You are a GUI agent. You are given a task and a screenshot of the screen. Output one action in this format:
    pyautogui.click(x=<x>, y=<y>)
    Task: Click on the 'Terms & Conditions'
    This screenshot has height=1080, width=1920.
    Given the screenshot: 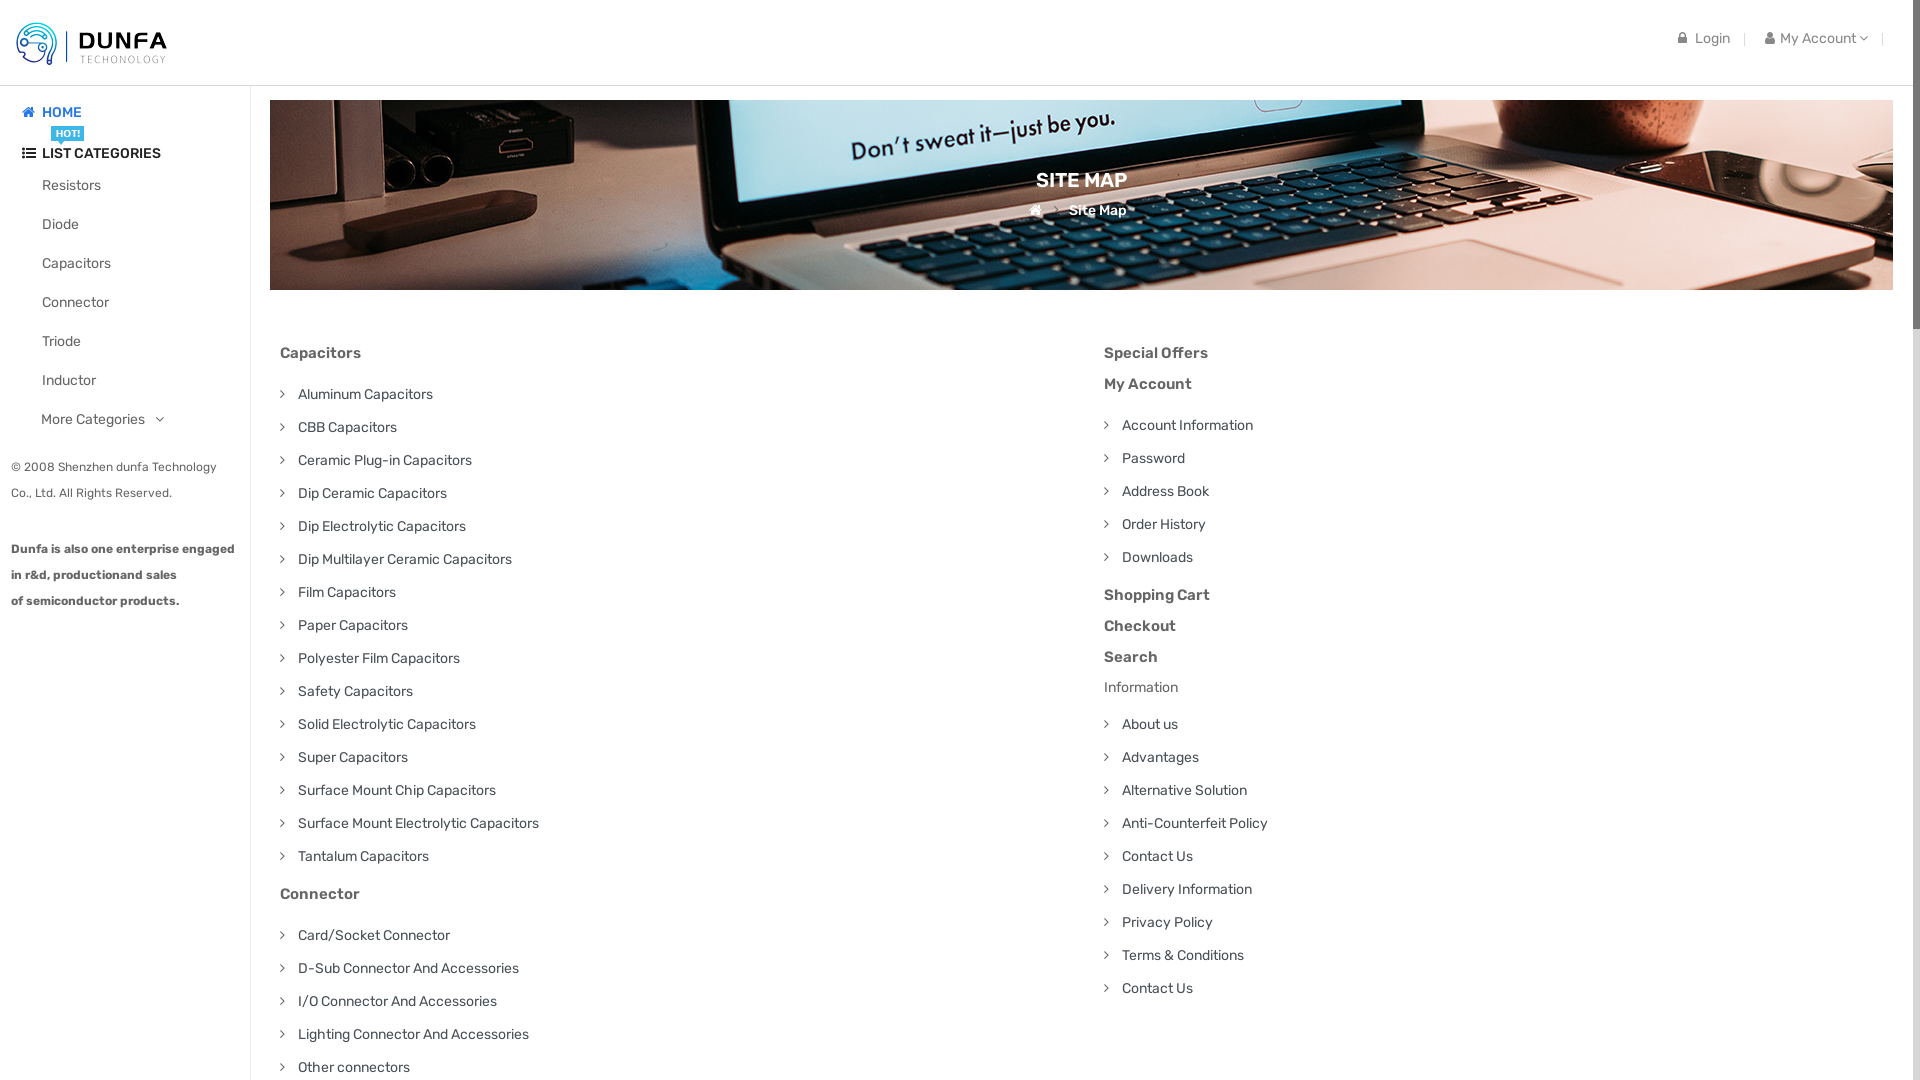 What is the action you would take?
    pyautogui.click(x=1182, y=954)
    